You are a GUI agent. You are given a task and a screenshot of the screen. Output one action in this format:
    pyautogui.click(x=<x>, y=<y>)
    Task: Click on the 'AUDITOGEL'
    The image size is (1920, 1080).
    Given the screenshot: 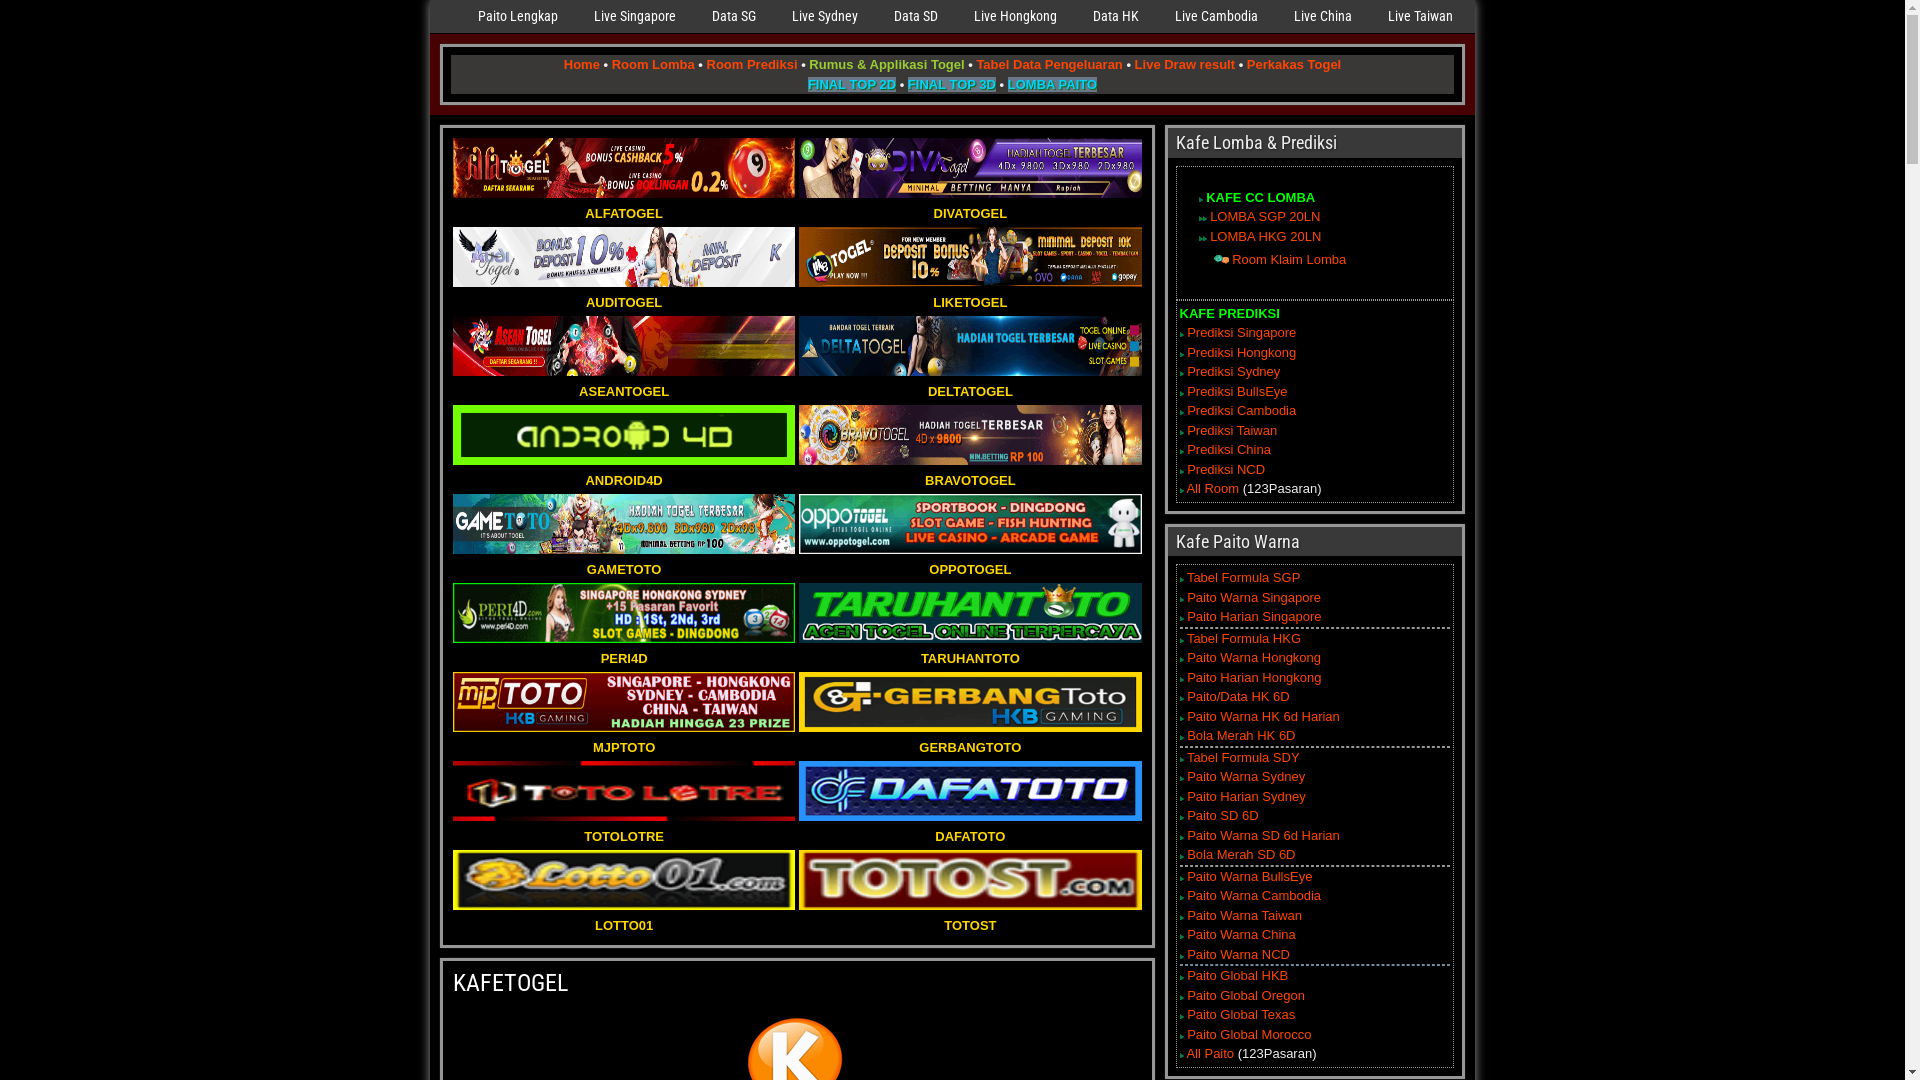 What is the action you would take?
    pyautogui.click(x=623, y=292)
    